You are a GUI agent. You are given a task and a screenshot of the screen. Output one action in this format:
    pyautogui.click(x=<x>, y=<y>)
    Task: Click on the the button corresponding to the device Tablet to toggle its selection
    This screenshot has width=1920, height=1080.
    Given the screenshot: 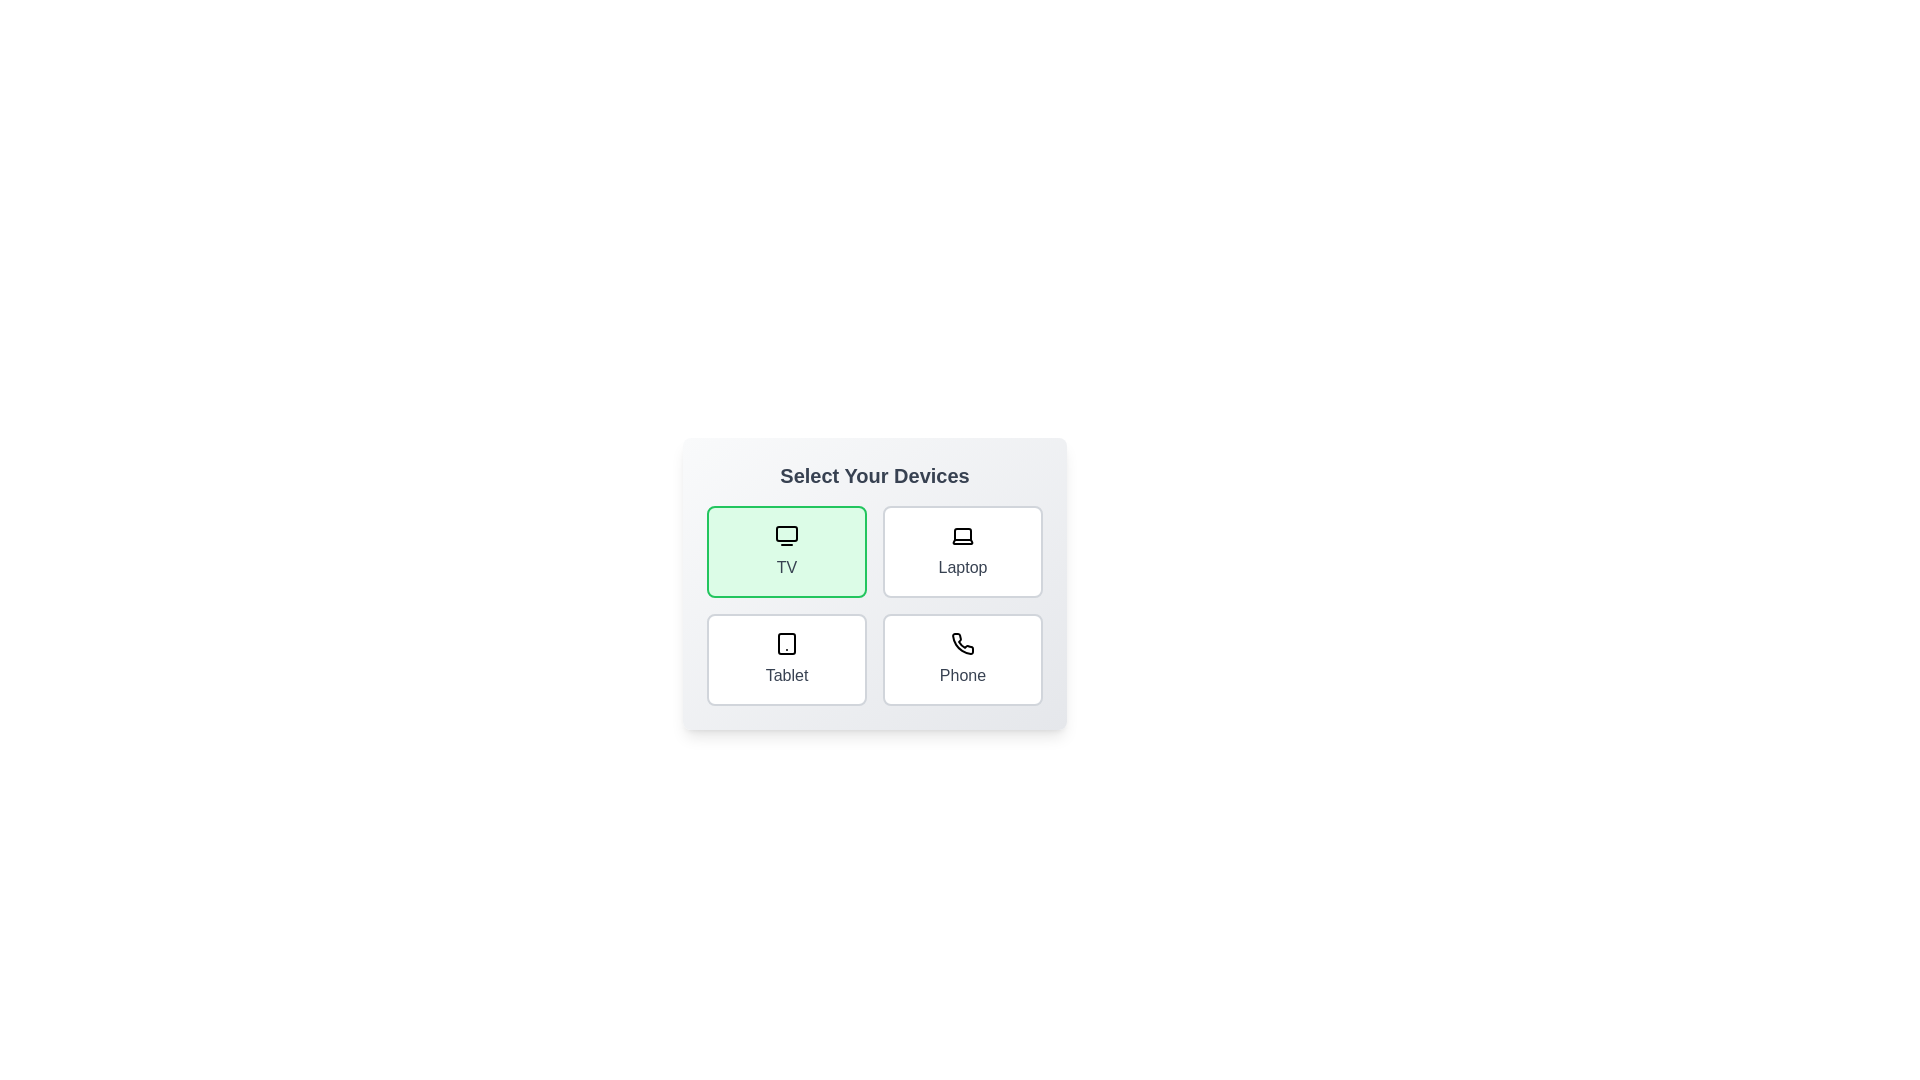 What is the action you would take?
    pyautogui.click(x=786, y=659)
    